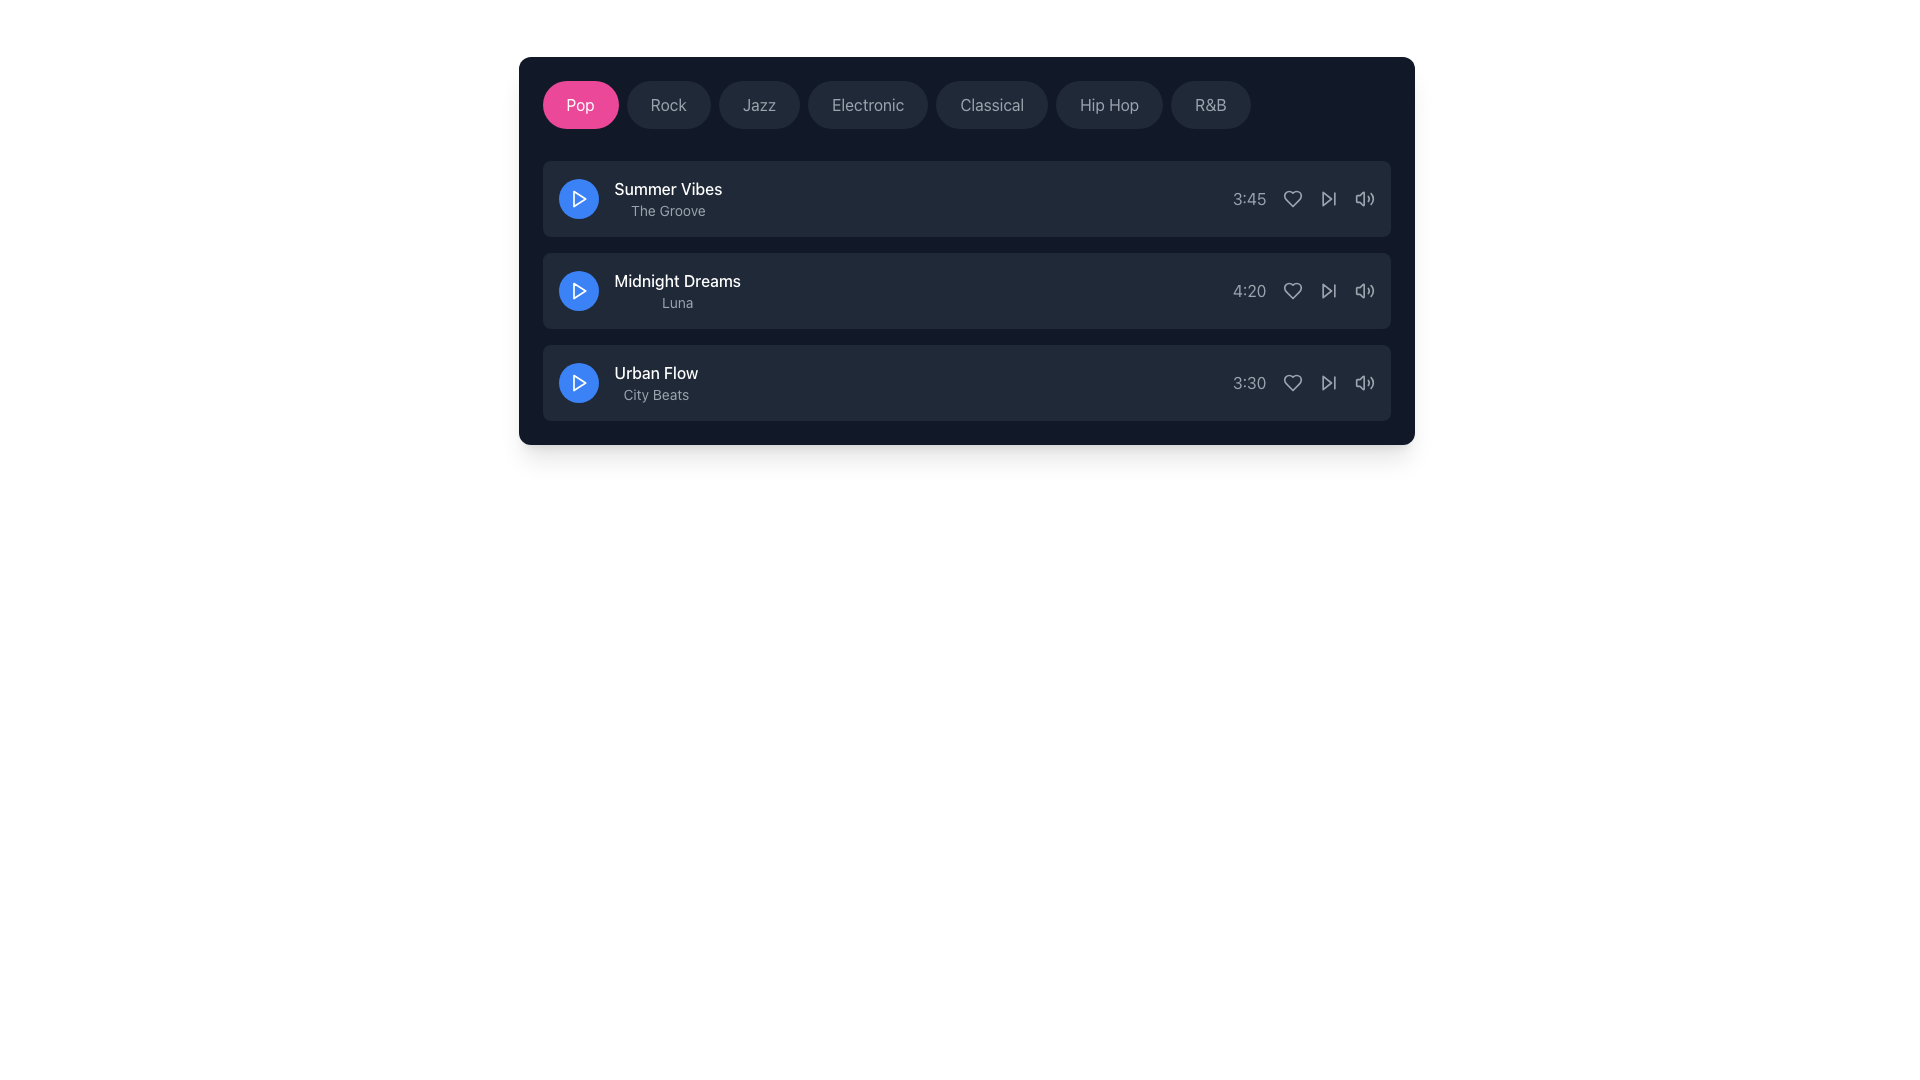 The image size is (1920, 1080). Describe the element at coordinates (649, 290) in the screenshot. I see `the content of the textual informational block featuring the headline 'Midnight Dreams' and subtitle 'Luna', located in the second row of the list` at that location.